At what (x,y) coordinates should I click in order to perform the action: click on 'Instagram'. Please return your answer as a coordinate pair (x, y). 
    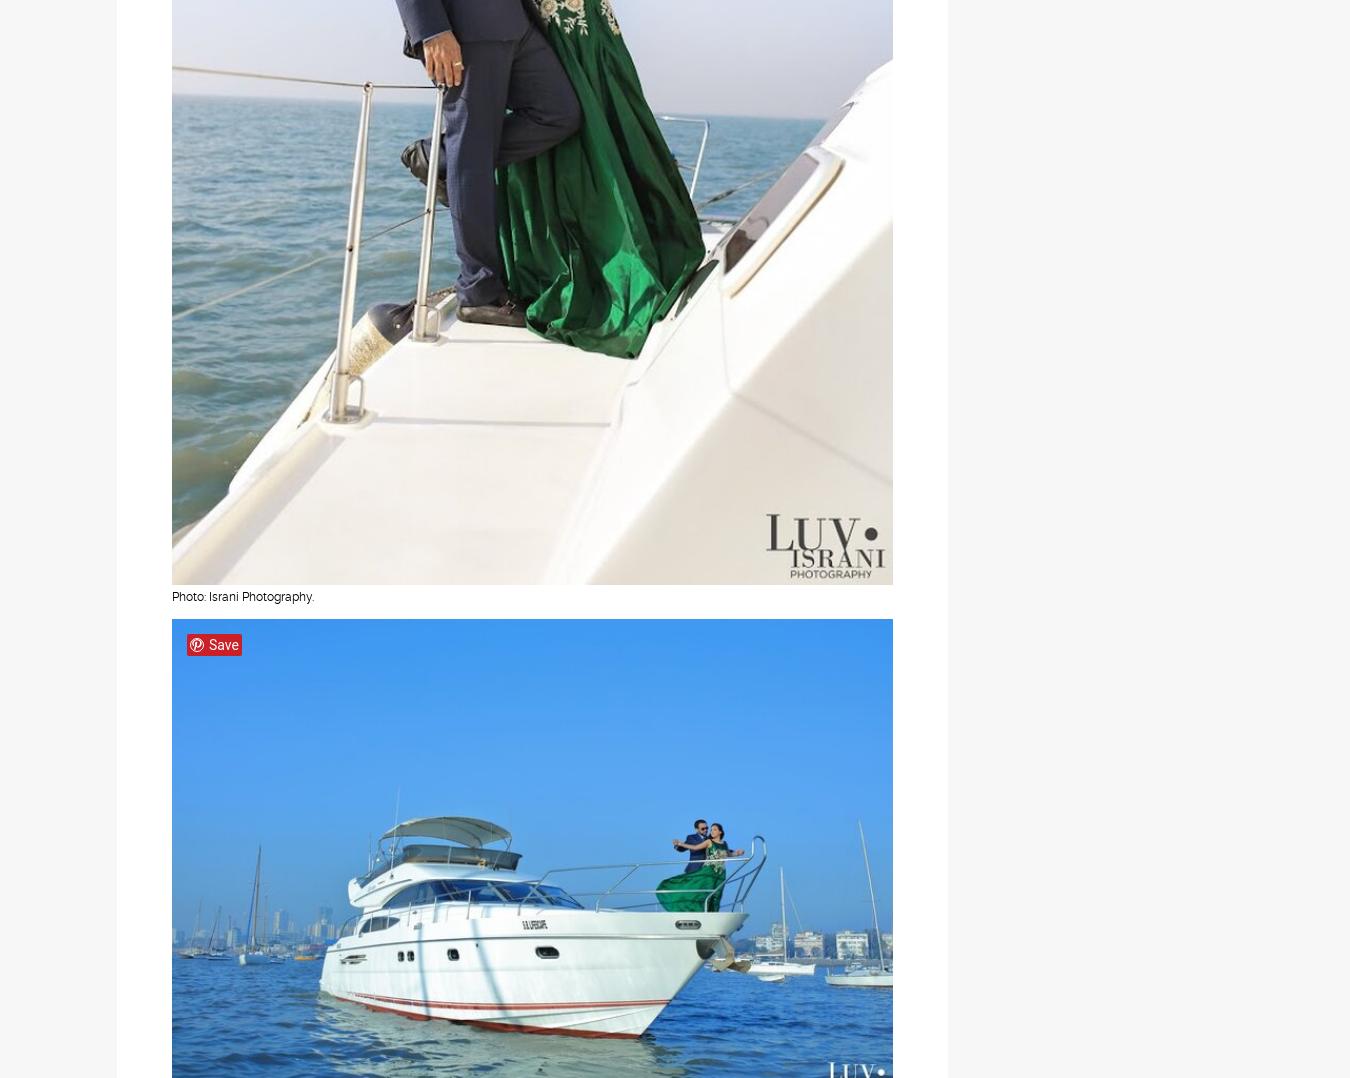
    Looking at the image, I should click on (812, 632).